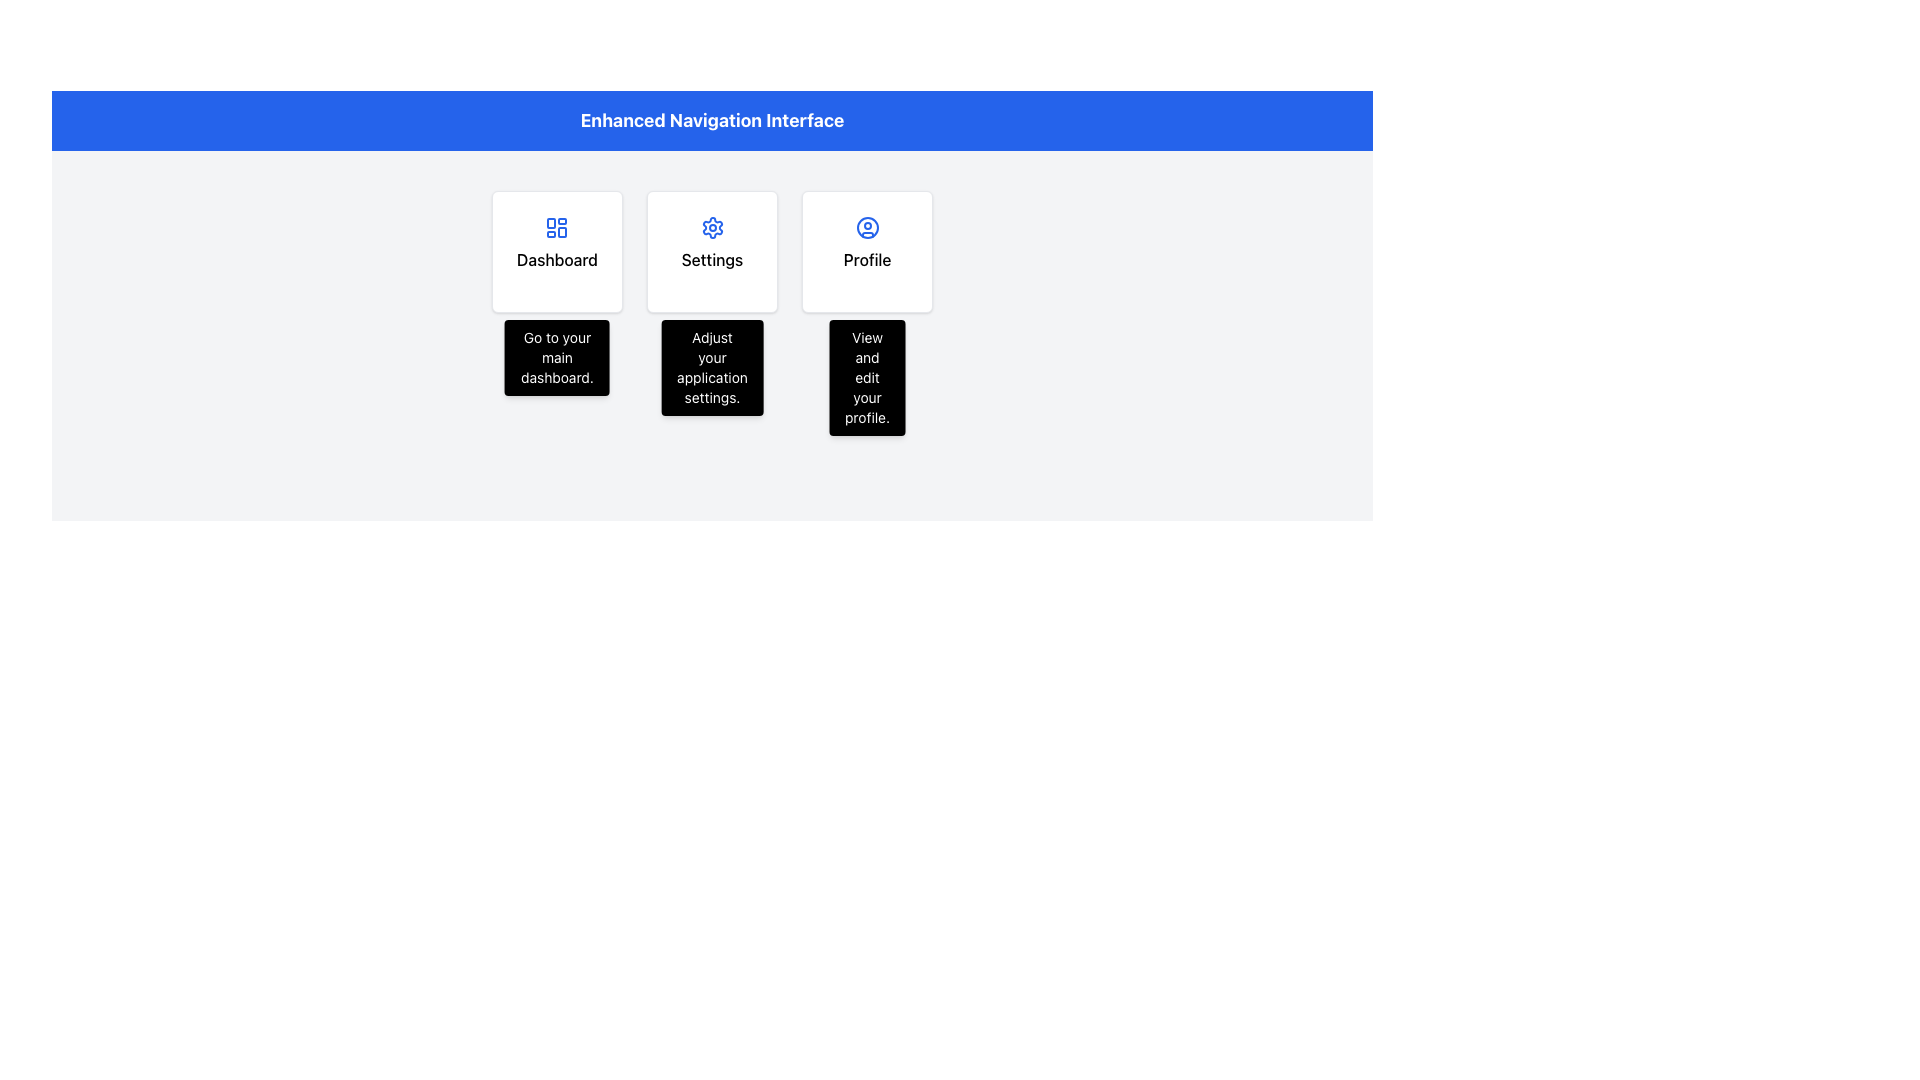 Image resolution: width=1920 pixels, height=1080 pixels. What do you see at coordinates (712, 226) in the screenshot?
I see `the encompassing area of the 'Settings' icon, which is located at the top of the middle card in the 'Enhanced Navigation Interface' section` at bounding box center [712, 226].